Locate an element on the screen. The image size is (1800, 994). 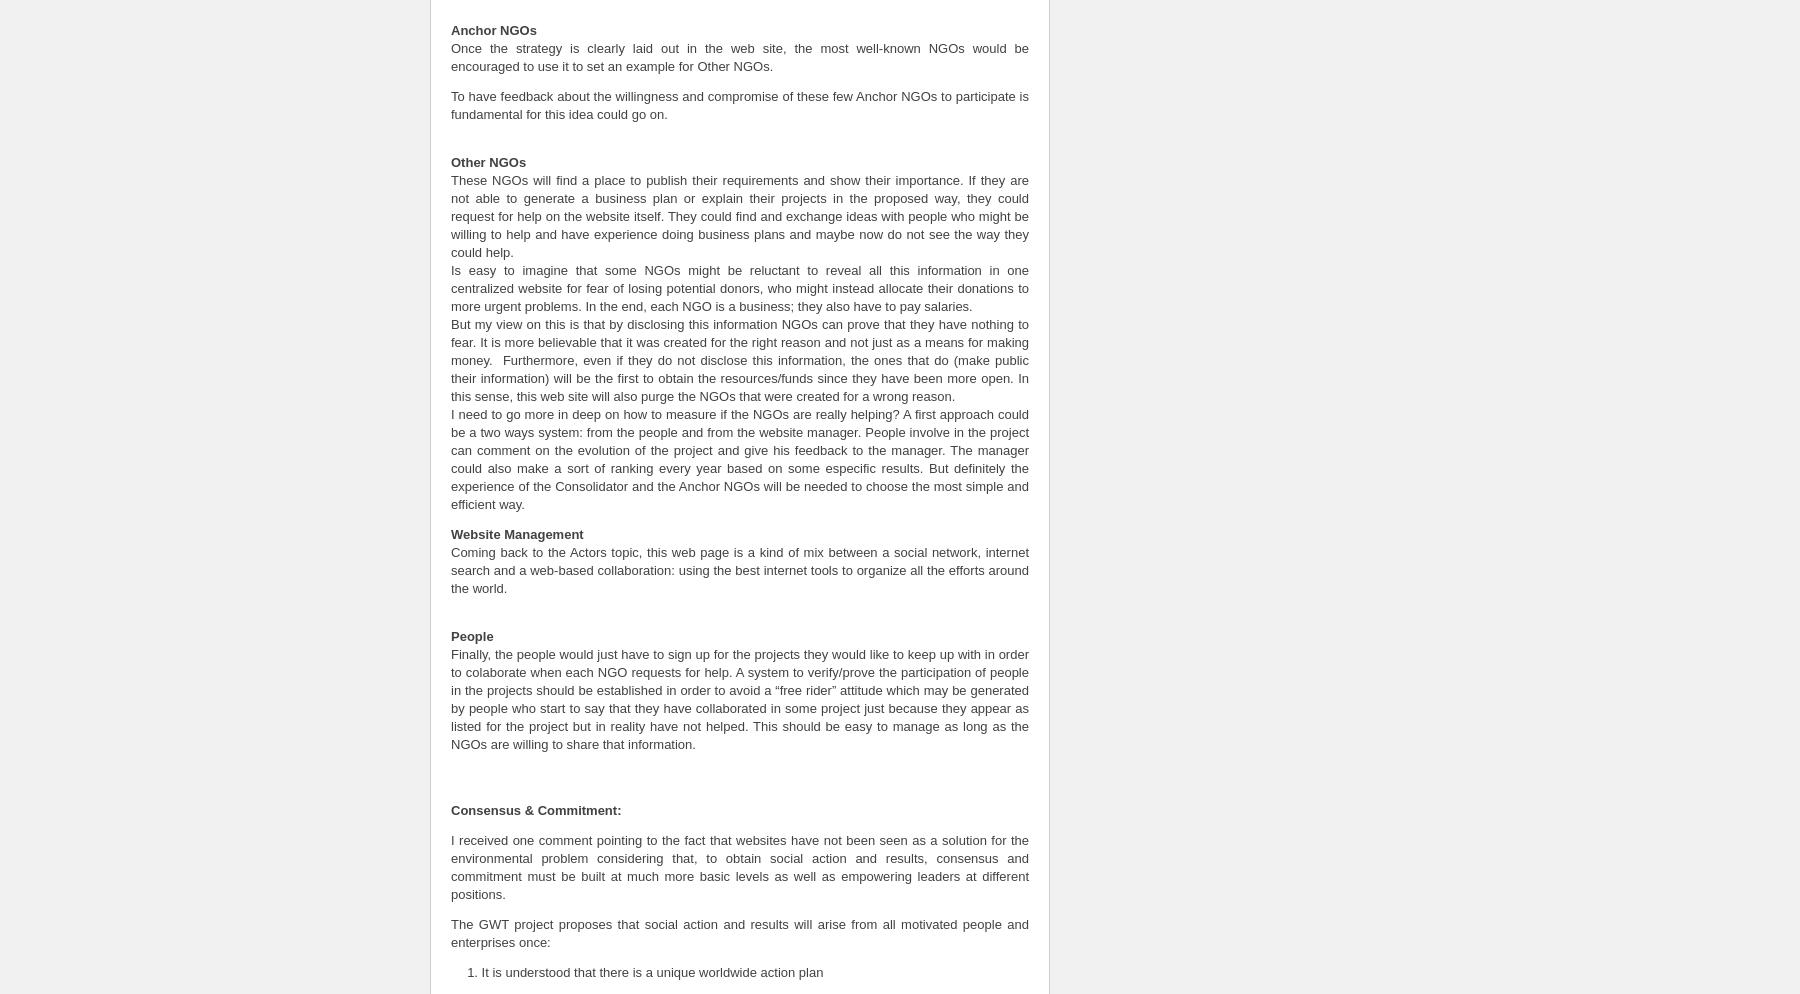
'Once the strategy is clearly laid out in the web site, the most well-known NGOs would be encouraged to use it to set an example for Other NGOs.' is located at coordinates (738, 55).